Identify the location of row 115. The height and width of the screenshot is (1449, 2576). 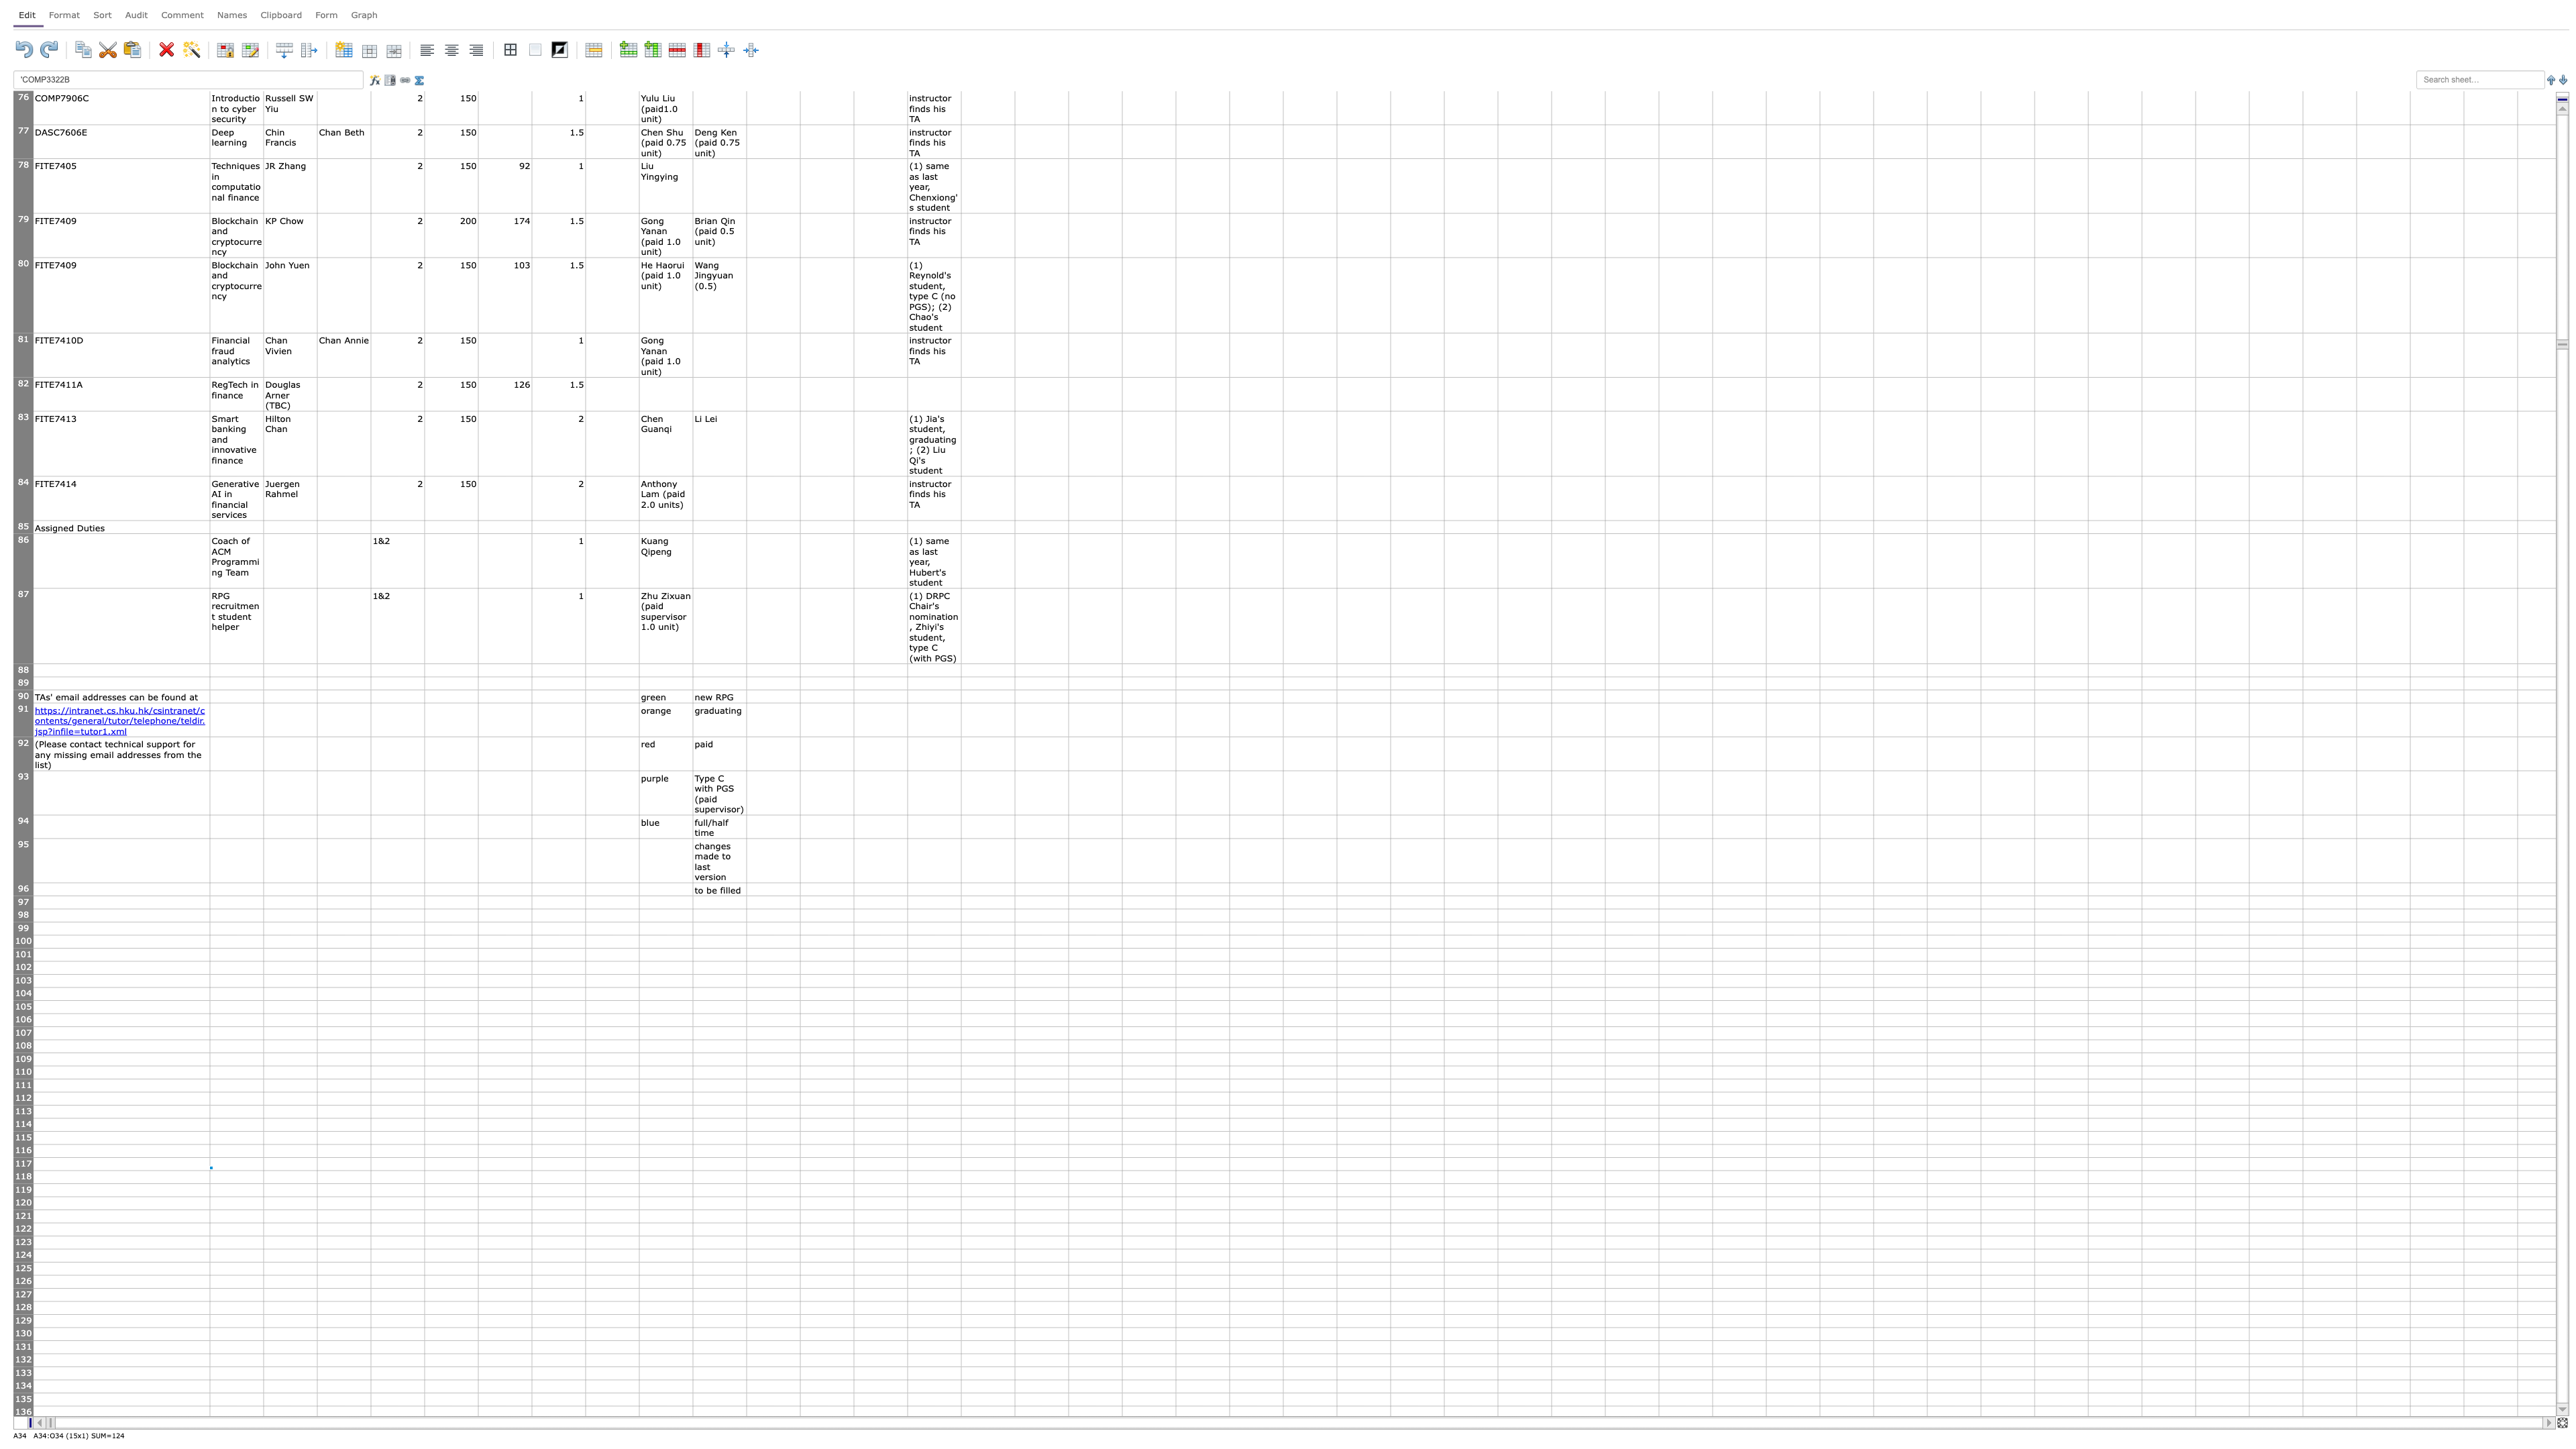
(23, 1137).